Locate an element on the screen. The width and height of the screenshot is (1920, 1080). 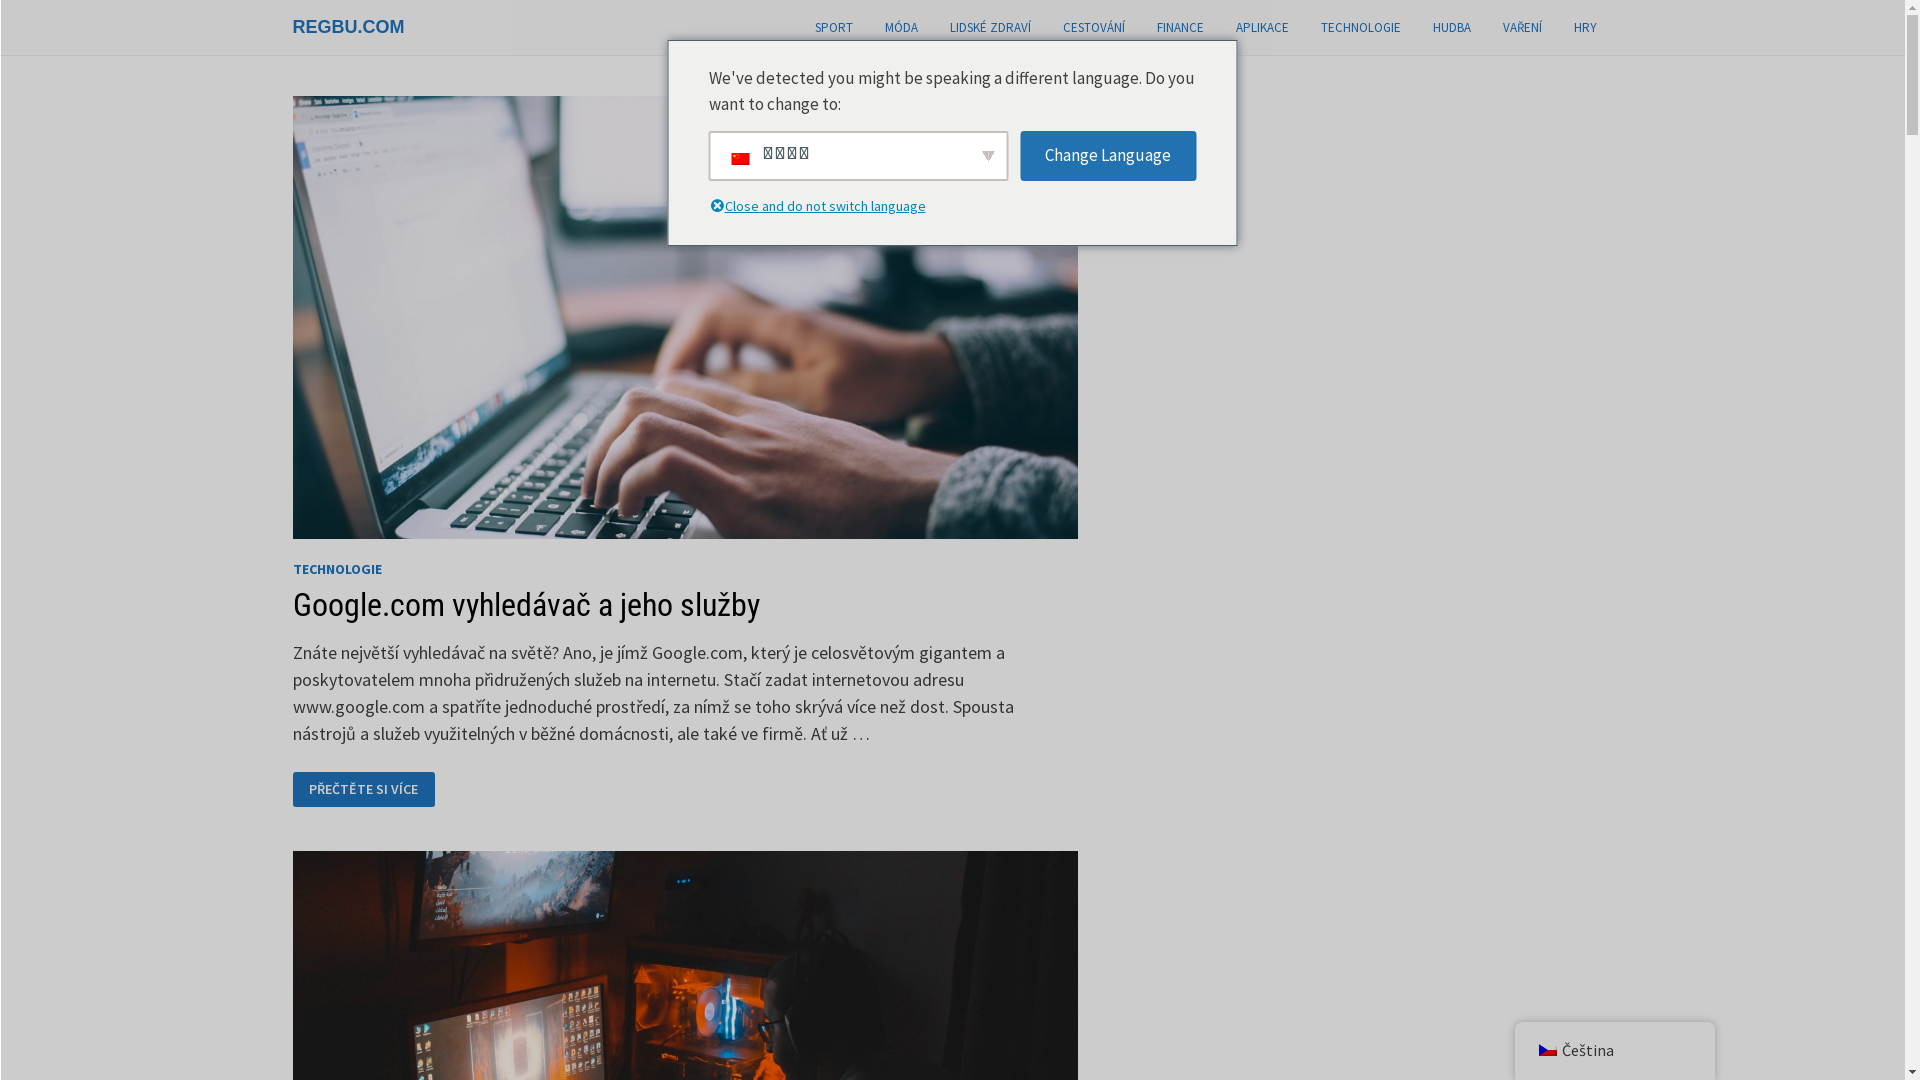
'Change Language' is located at coordinates (1107, 154).